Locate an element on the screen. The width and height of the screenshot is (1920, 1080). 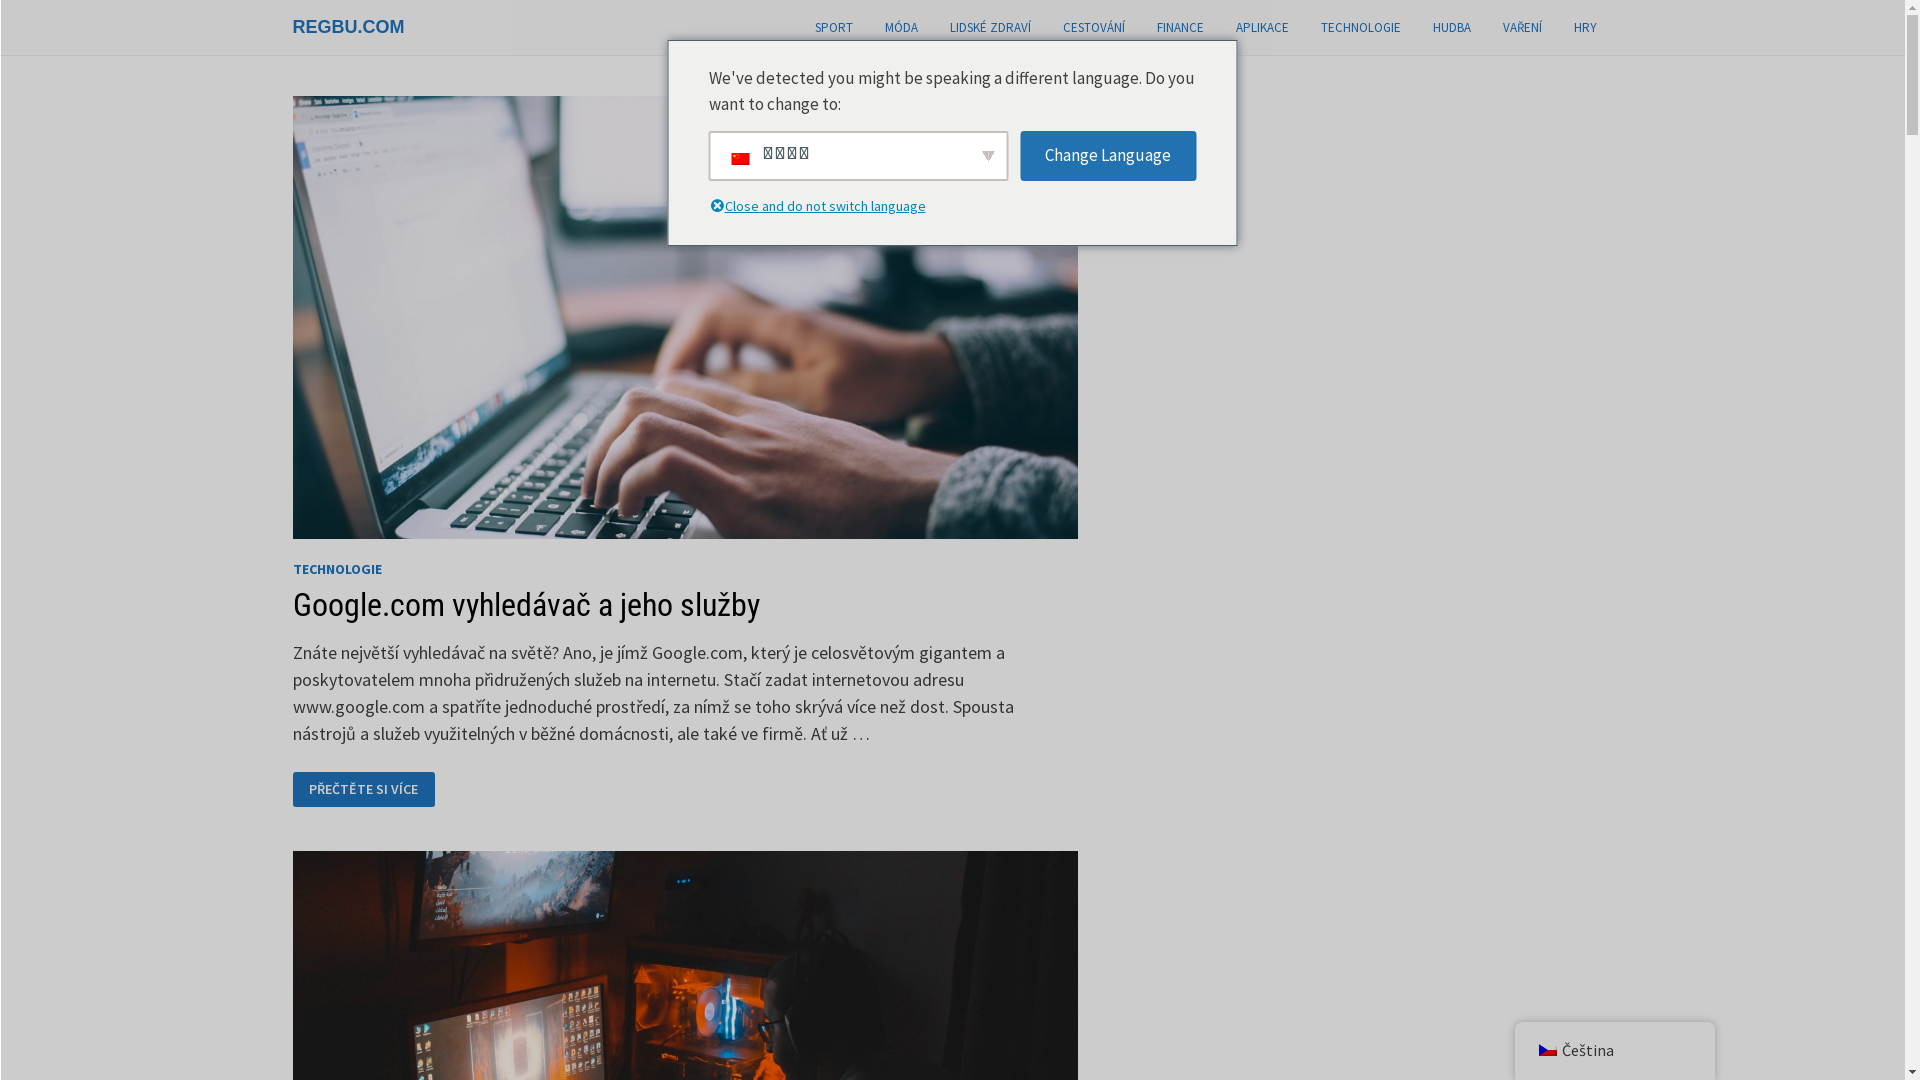
'Change Language' is located at coordinates (1107, 154).